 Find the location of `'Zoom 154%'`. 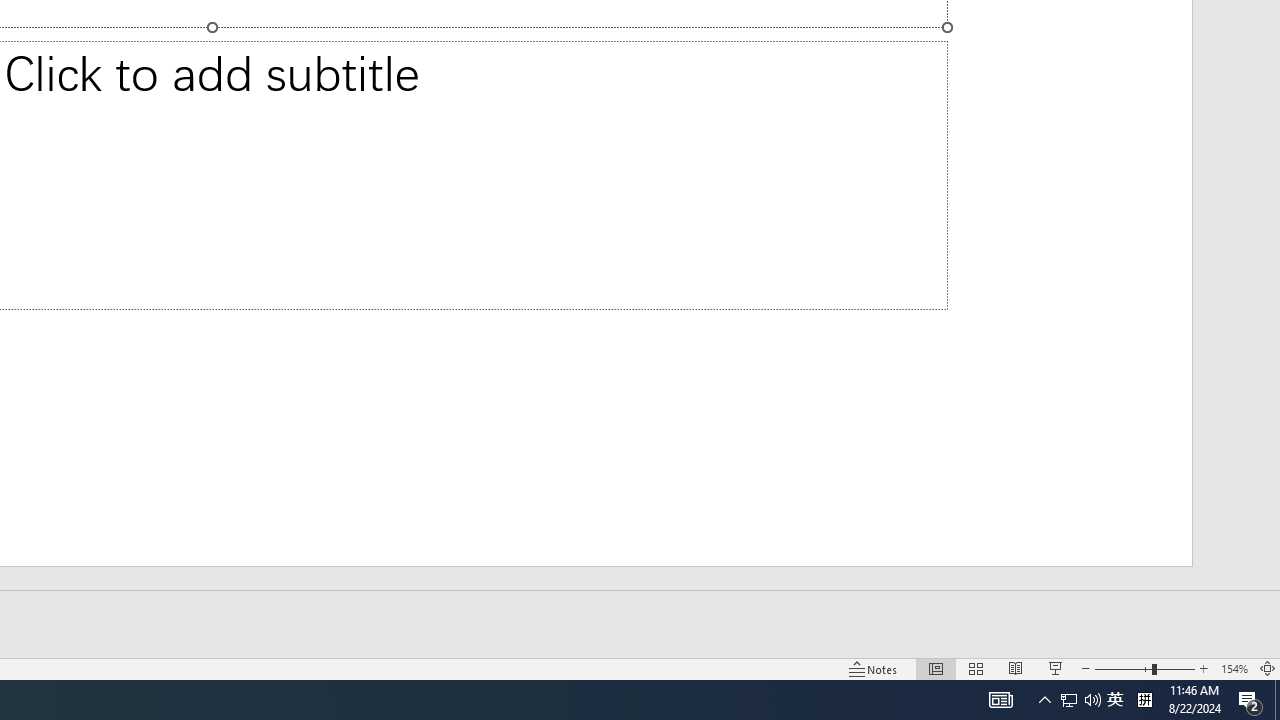

'Zoom 154%' is located at coordinates (1233, 669).